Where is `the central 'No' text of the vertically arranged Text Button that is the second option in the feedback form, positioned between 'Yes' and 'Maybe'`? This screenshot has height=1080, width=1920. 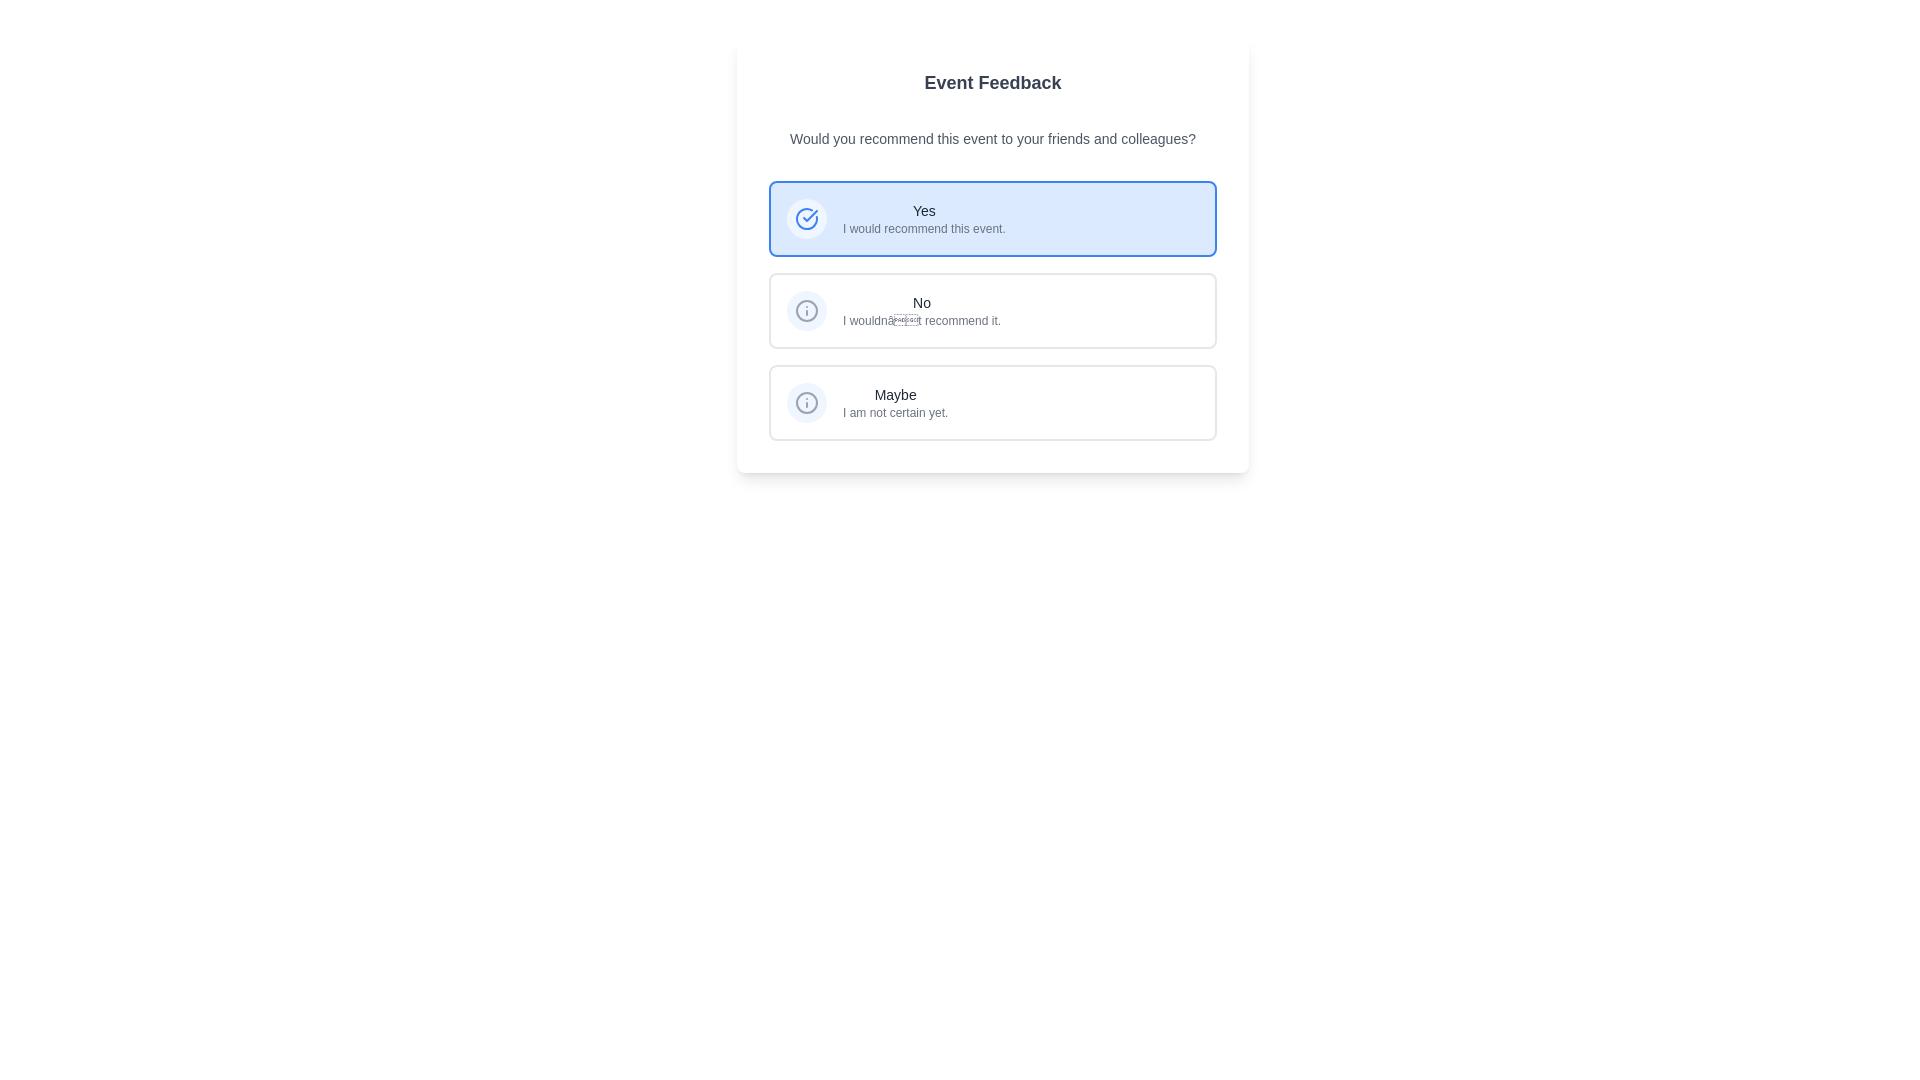 the central 'No' text of the vertically arranged Text Button that is the second option in the feedback form, positioned between 'Yes' and 'Maybe' is located at coordinates (920, 311).